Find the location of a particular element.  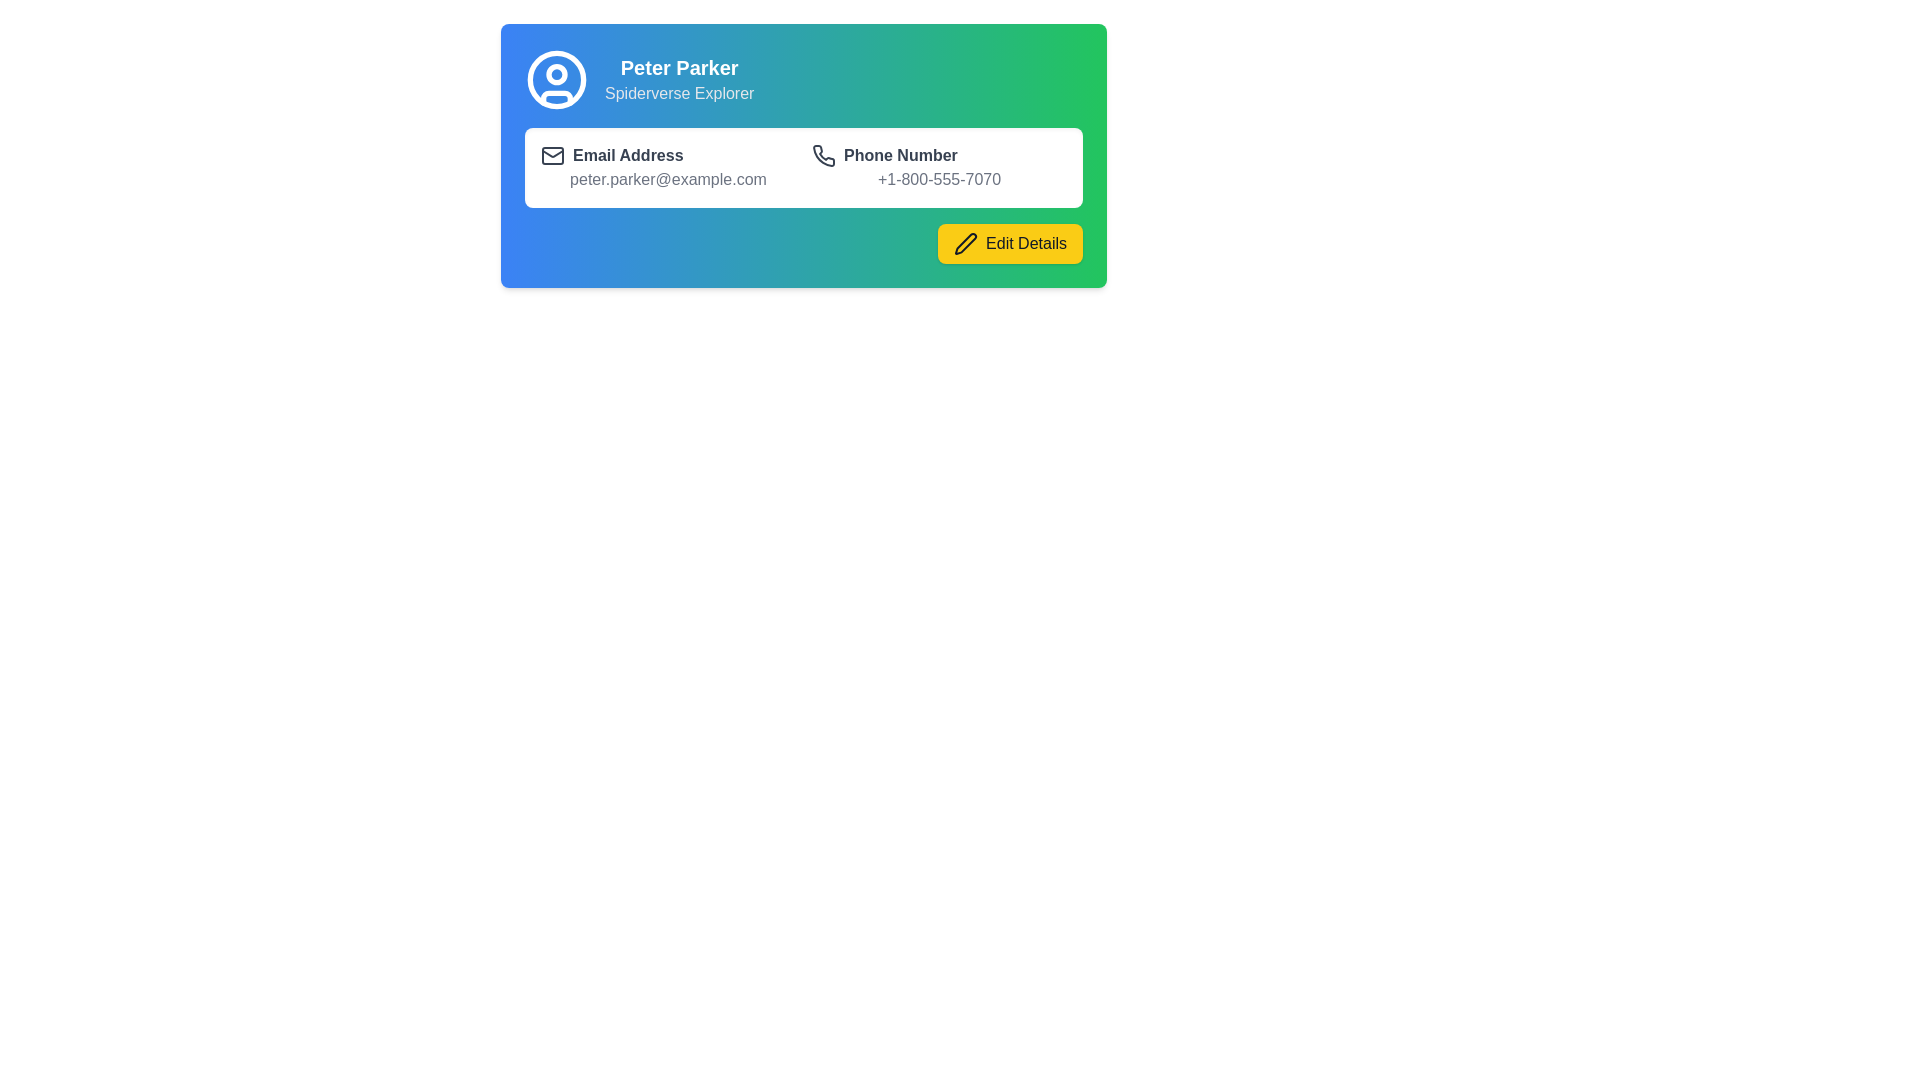

text from the Text Label that serves as the primary identifier of the user profile, located at the top-left of the profile overview box is located at coordinates (679, 67).